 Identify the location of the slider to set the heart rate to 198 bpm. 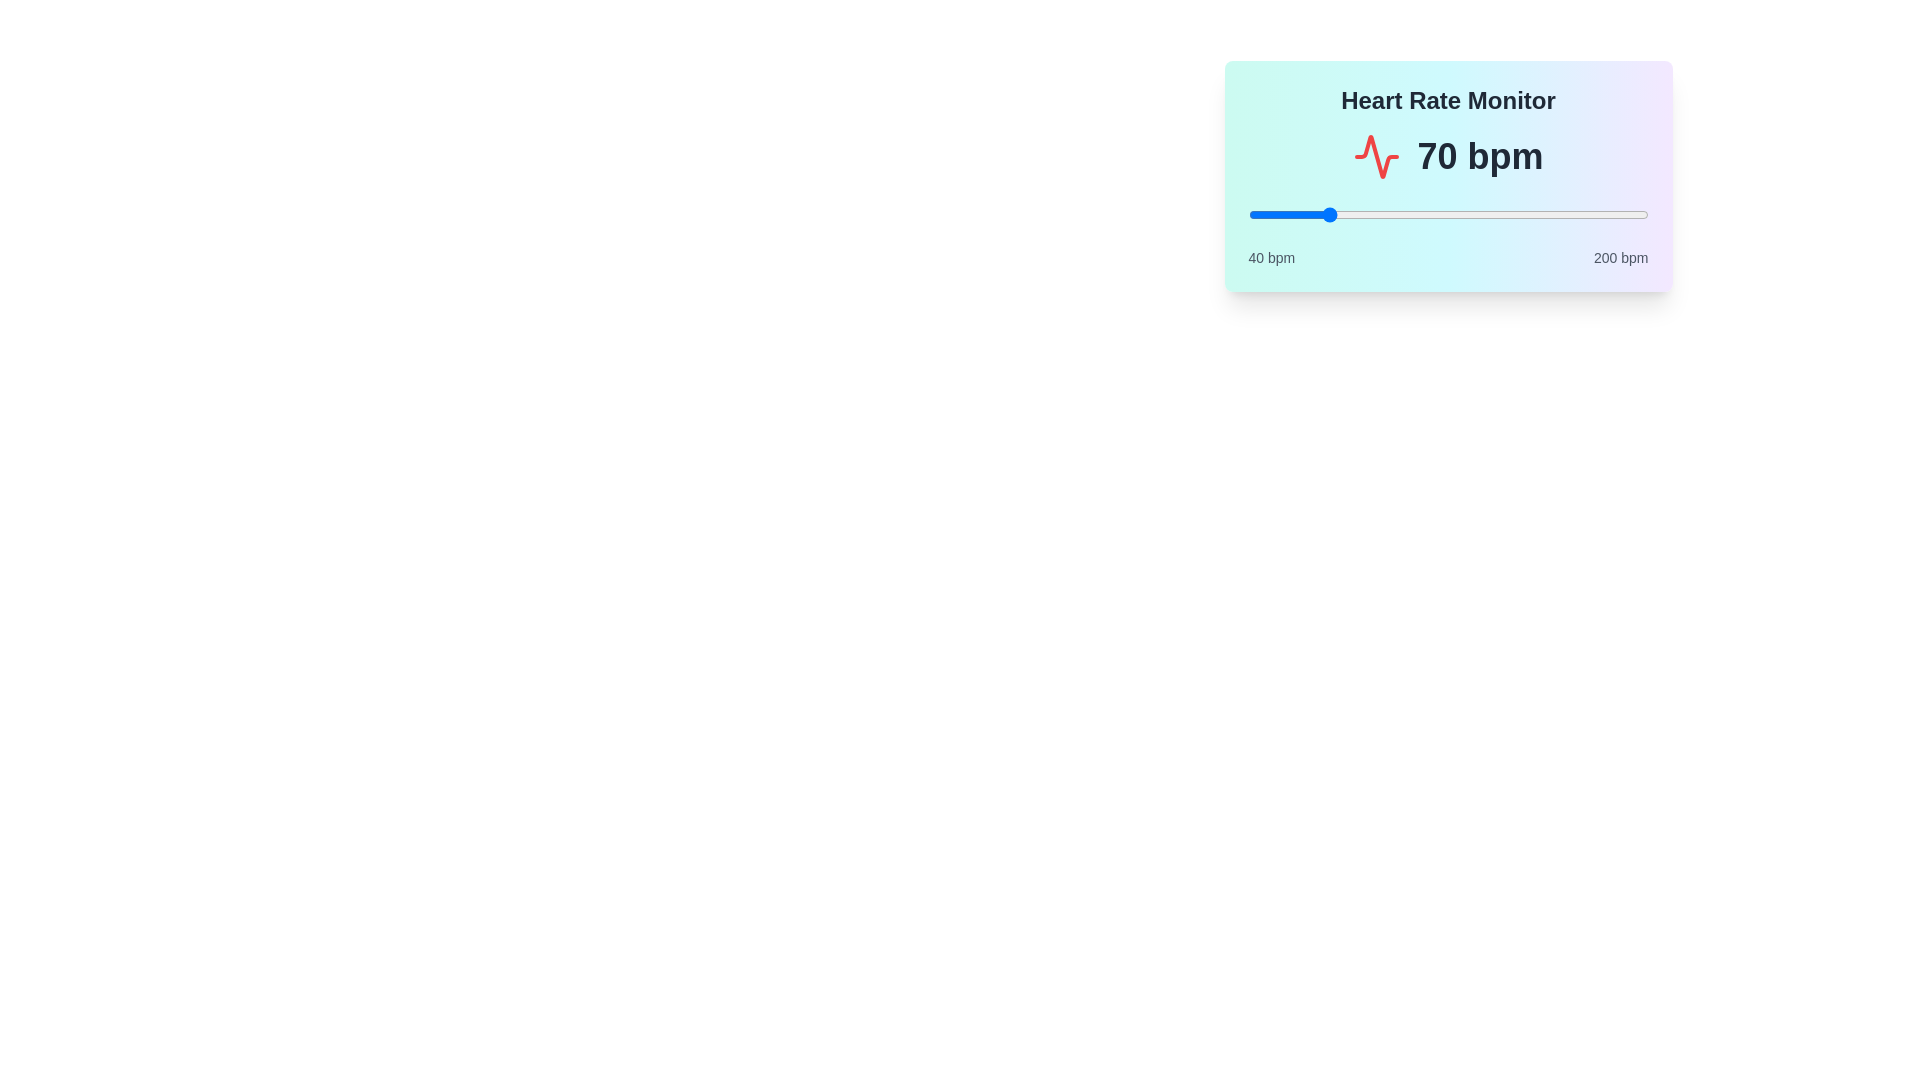
(1643, 215).